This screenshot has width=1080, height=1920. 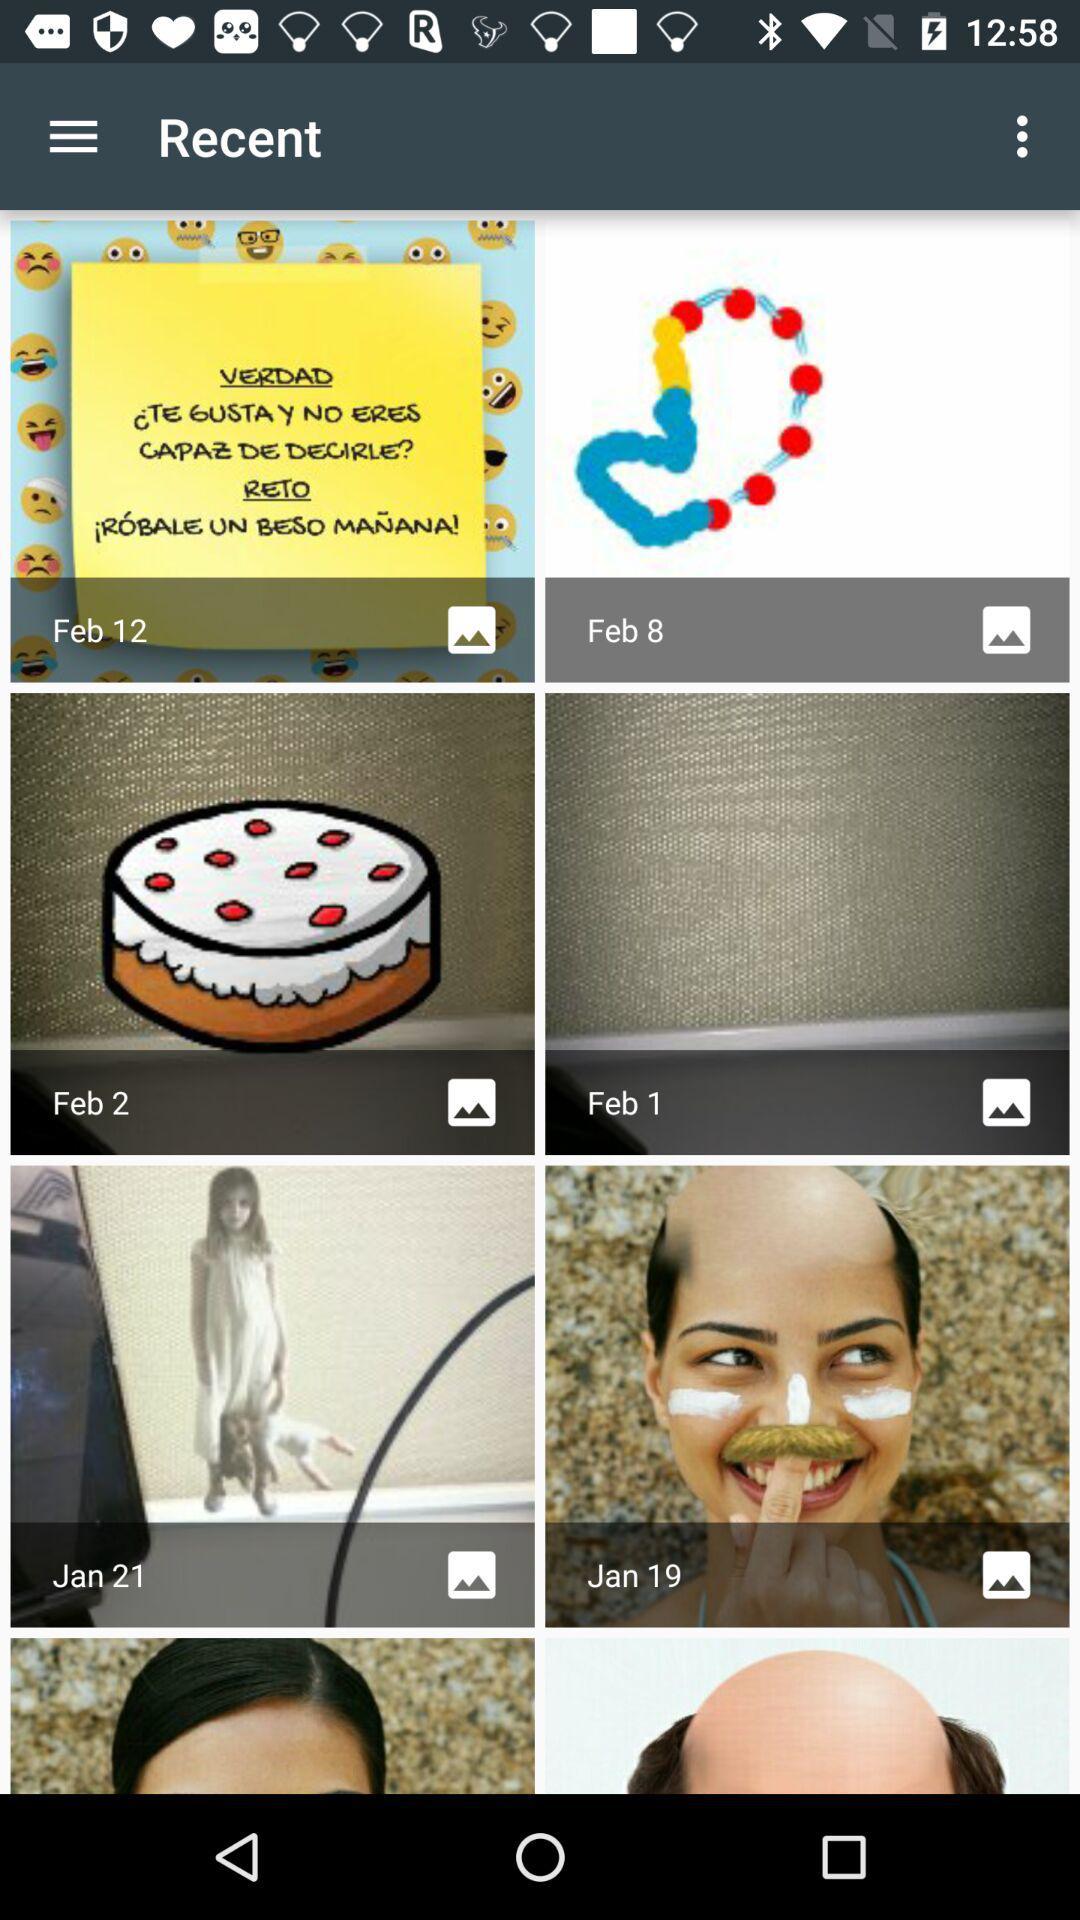 What do you see at coordinates (1027, 135) in the screenshot?
I see `icon to the right of the recent app` at bounding box center [1027, 135].